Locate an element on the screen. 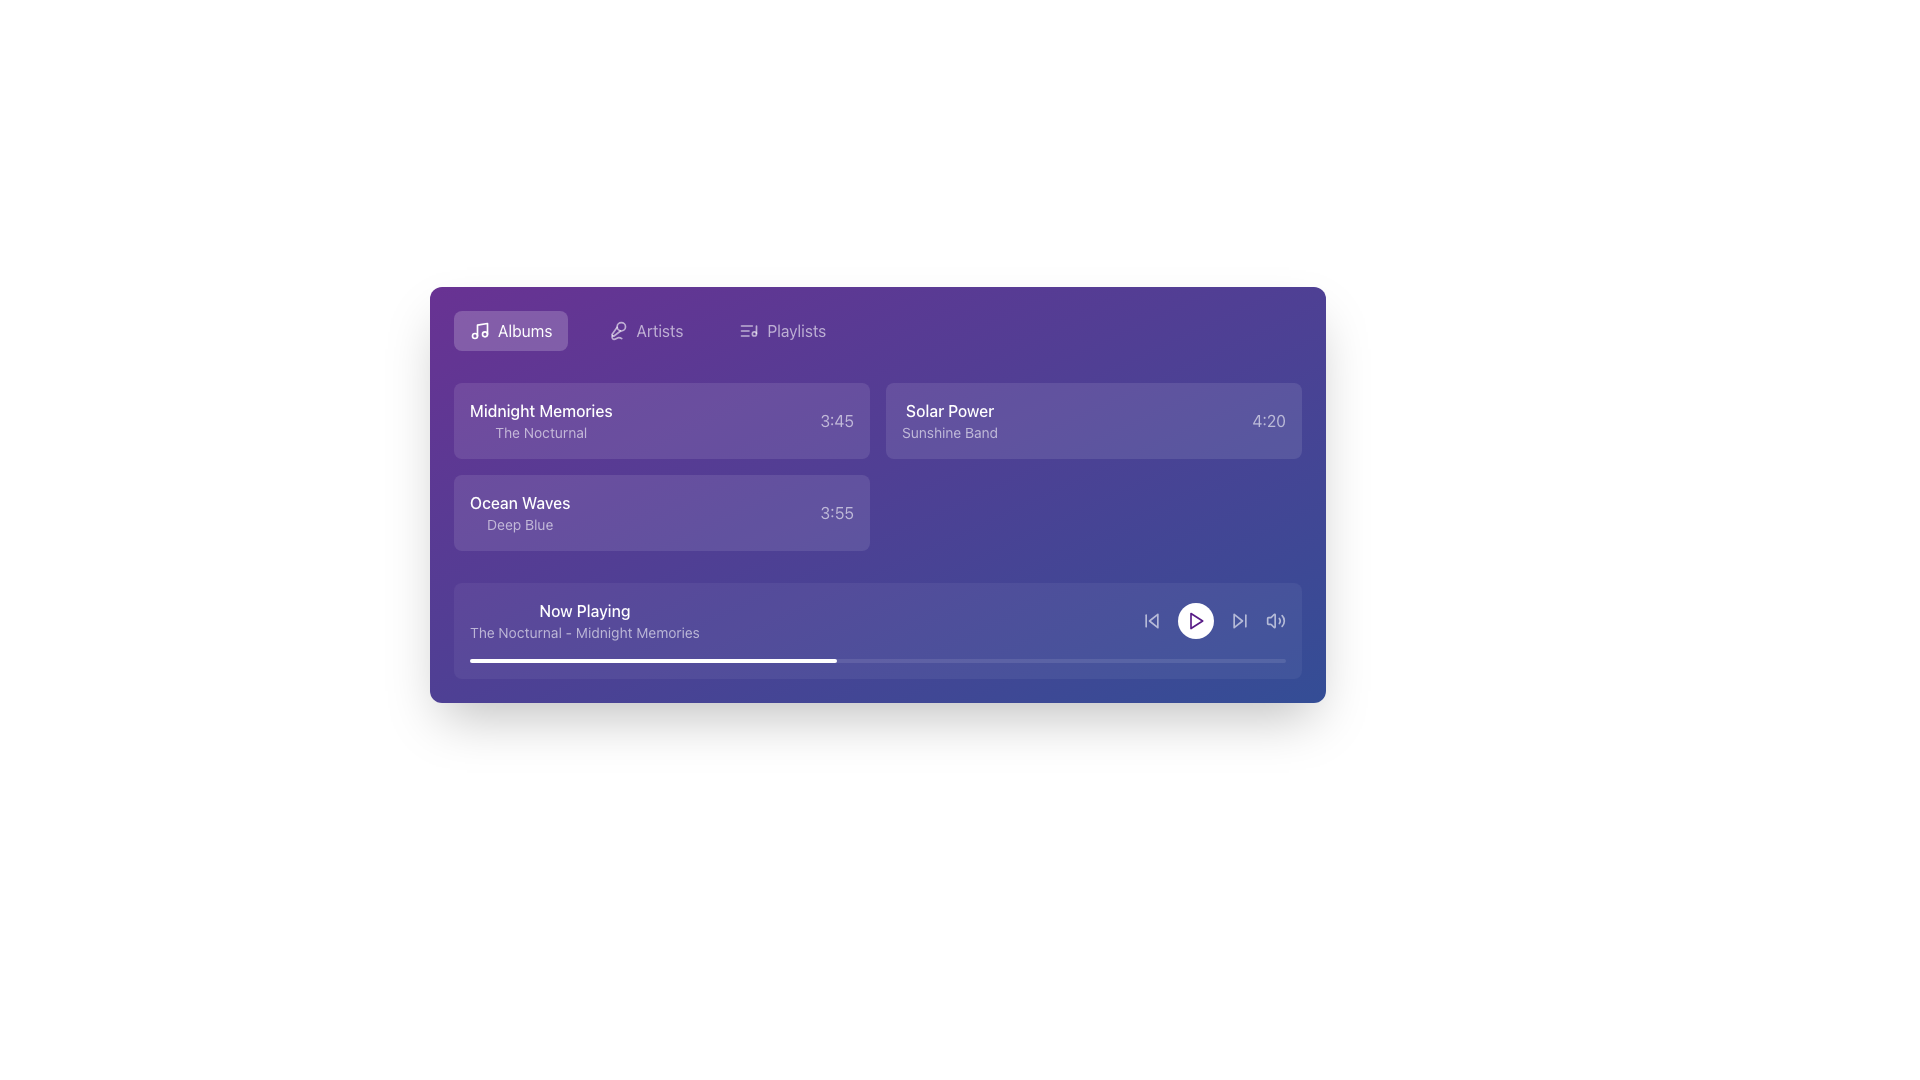 Image resolution: width=1920 pixels, height=1080 pixels. the text label indicating the track name 'Ocean Waves' and its details 'Deep Blue' located in the second card of the song entries is located at coordinates (520, 512).